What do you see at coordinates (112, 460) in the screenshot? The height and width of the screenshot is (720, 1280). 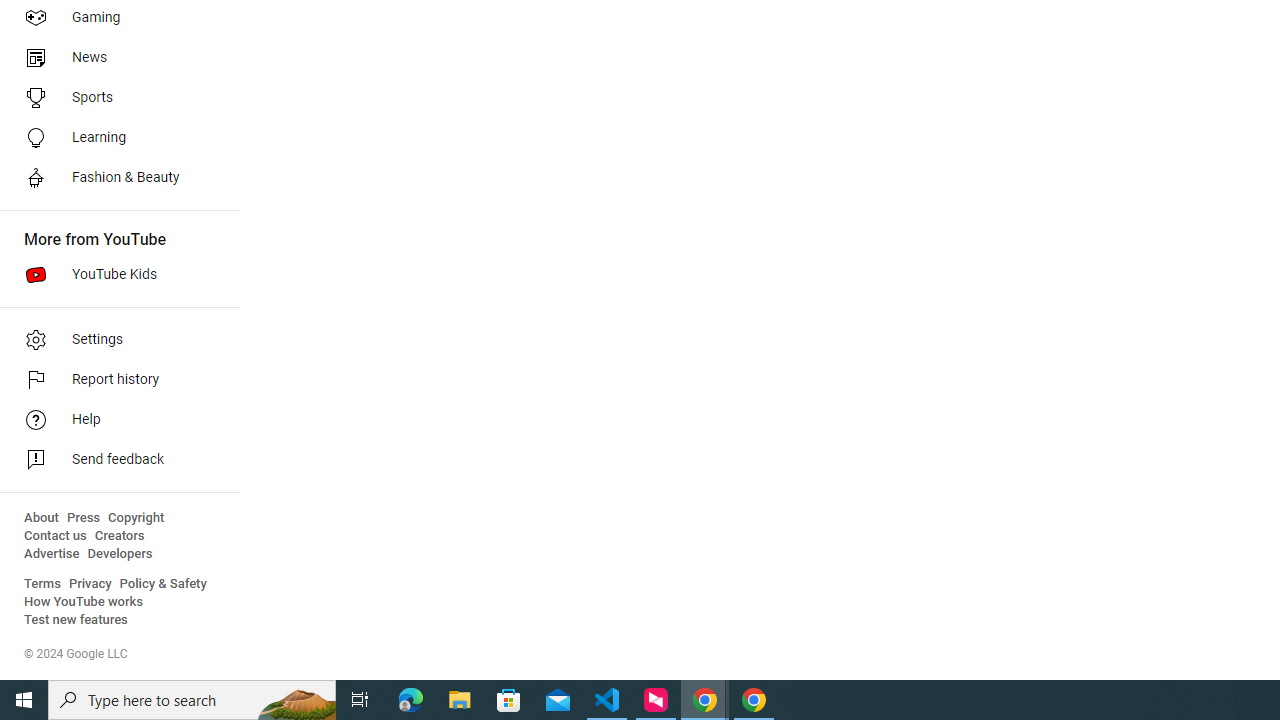 I see `'Send feedback'` at bounding box center [112, 460].